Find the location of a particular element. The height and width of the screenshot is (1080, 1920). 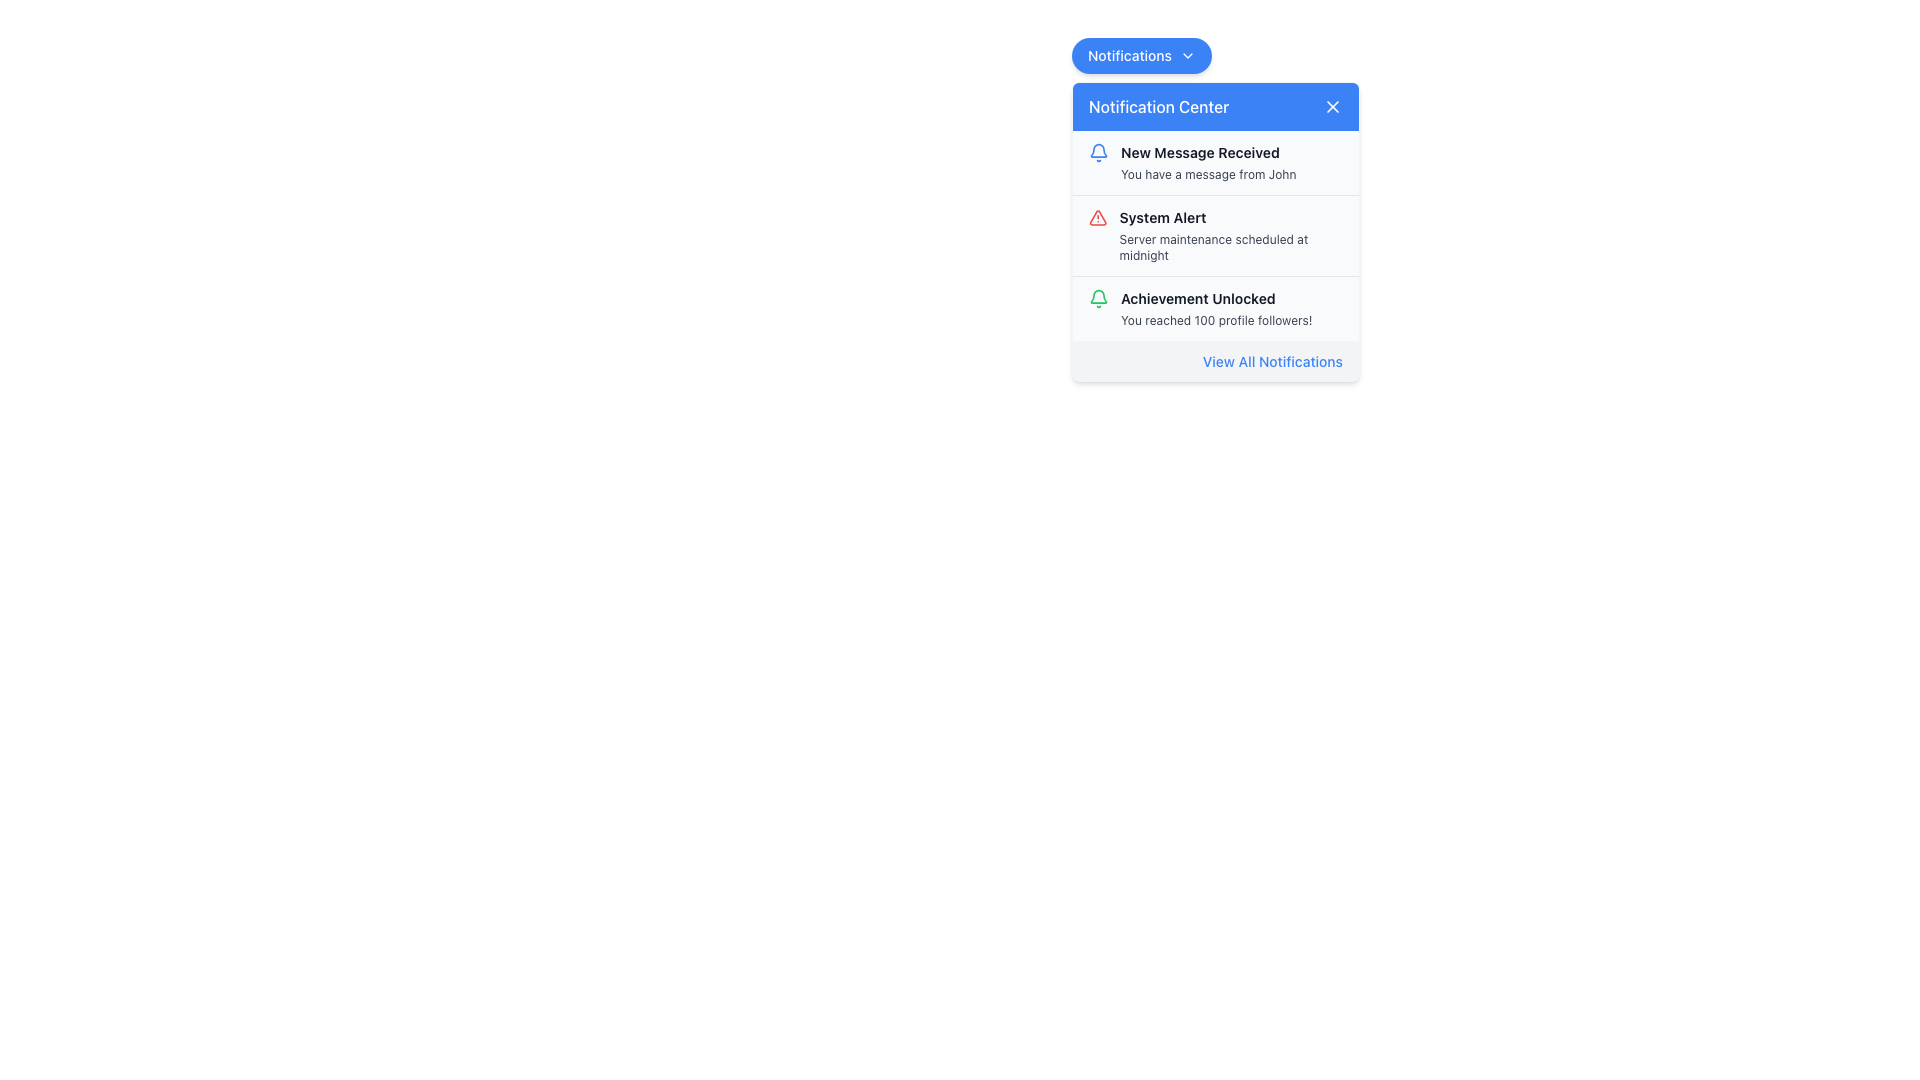

the title text label of the first notification item in the notification panel, which provides a summary of the notification content is located at coordinates (1207, 152).